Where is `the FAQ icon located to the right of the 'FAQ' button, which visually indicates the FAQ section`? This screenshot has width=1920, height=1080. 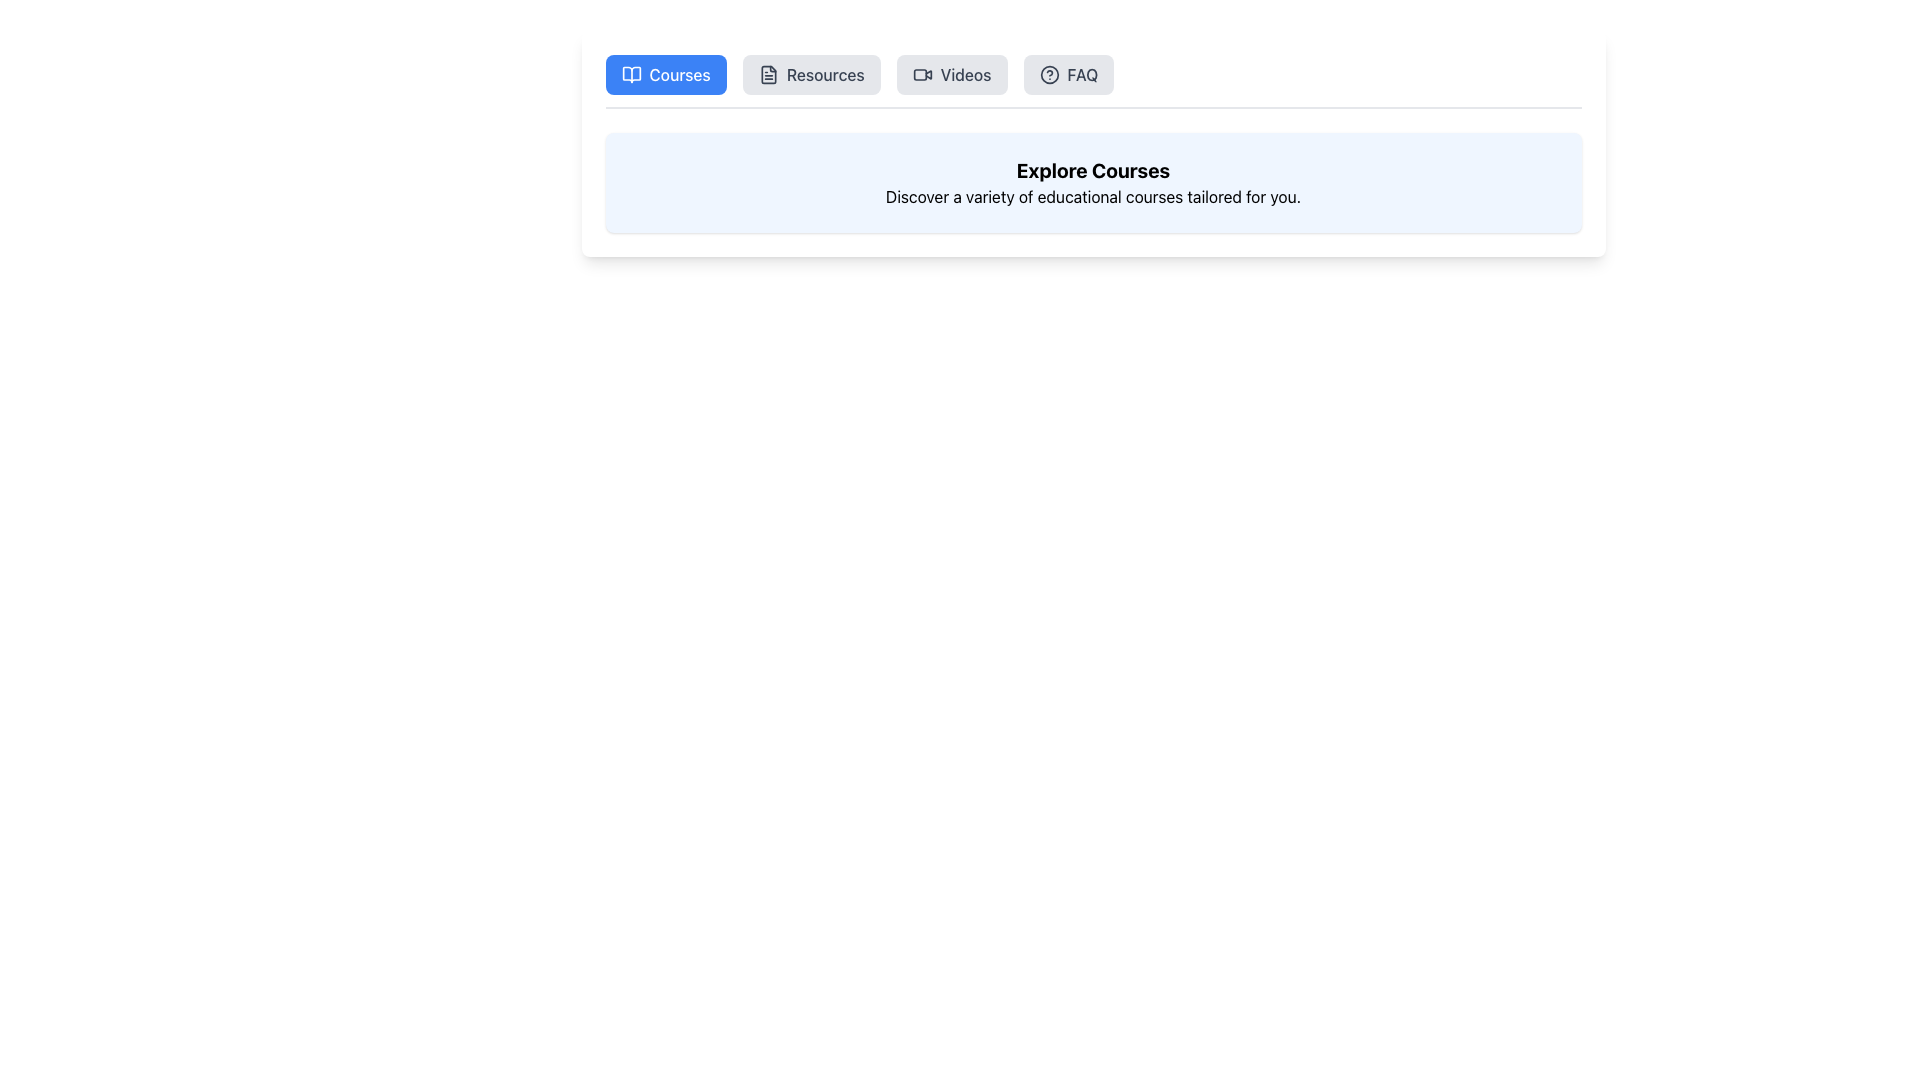
the FAQ icon located to the right of the 'FAQ' button, which visually indicates the FAQ section is located at coordinates (1048, 73).